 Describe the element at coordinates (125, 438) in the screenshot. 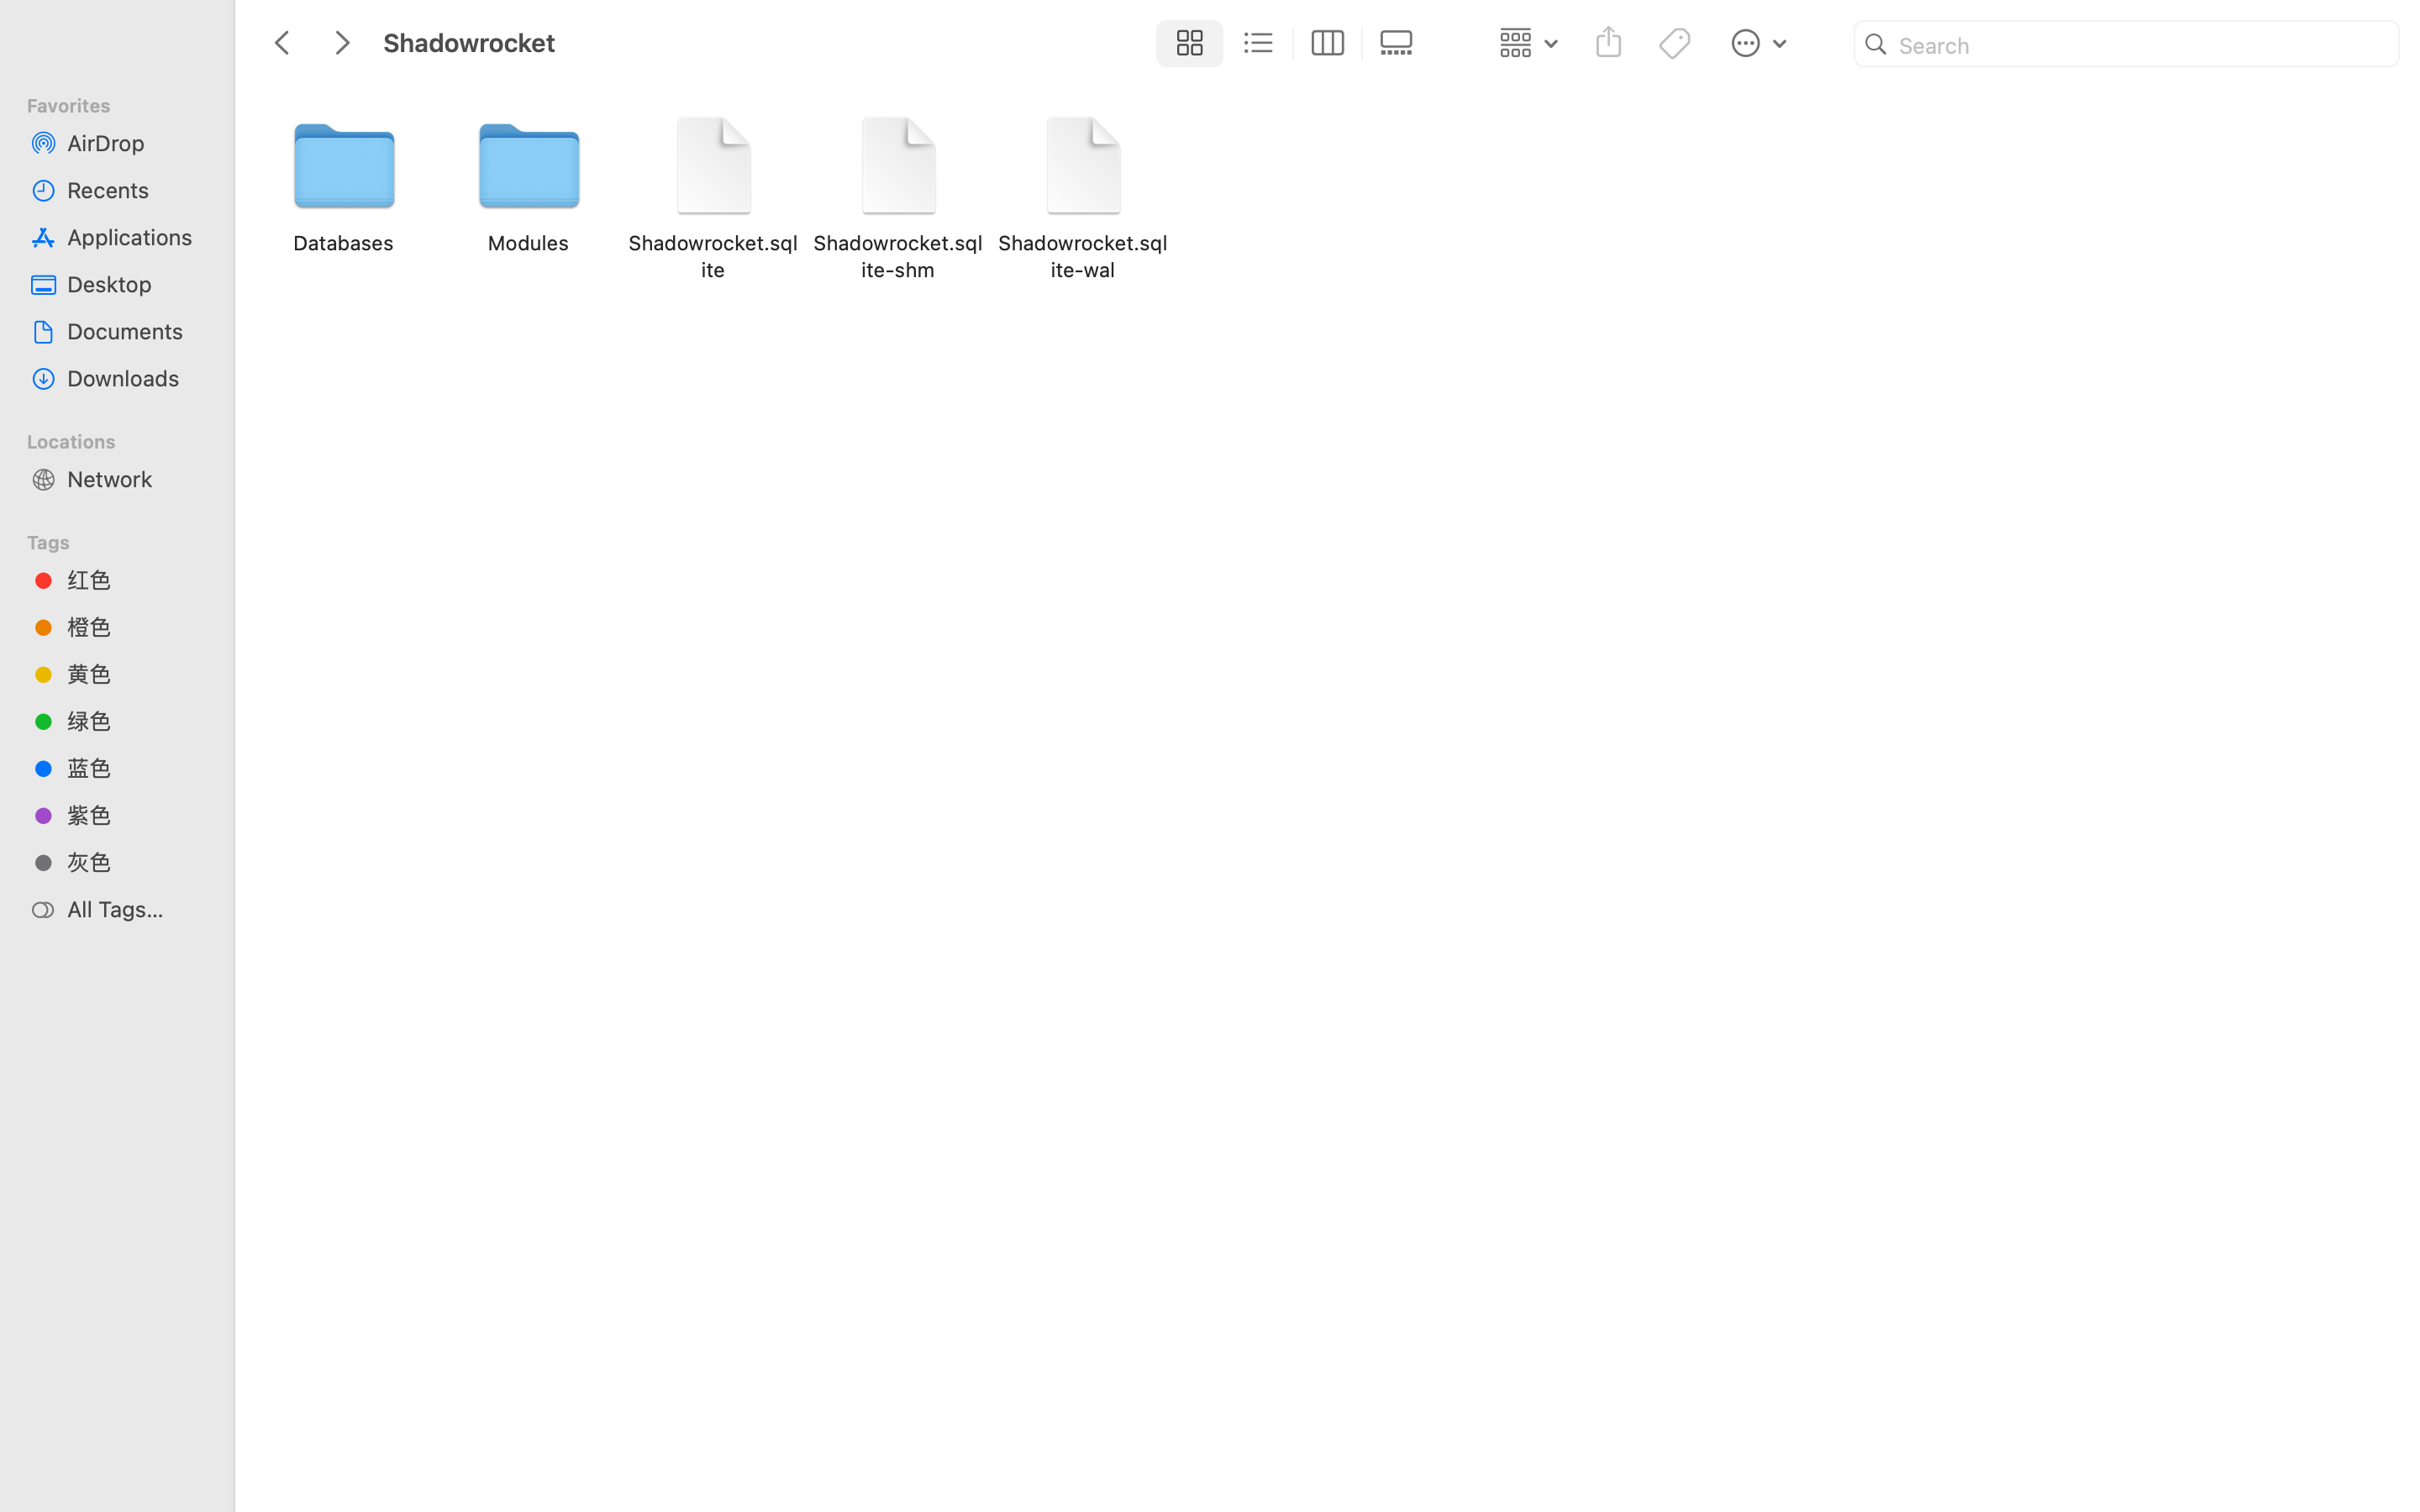

I see `'Locations'` at that location.